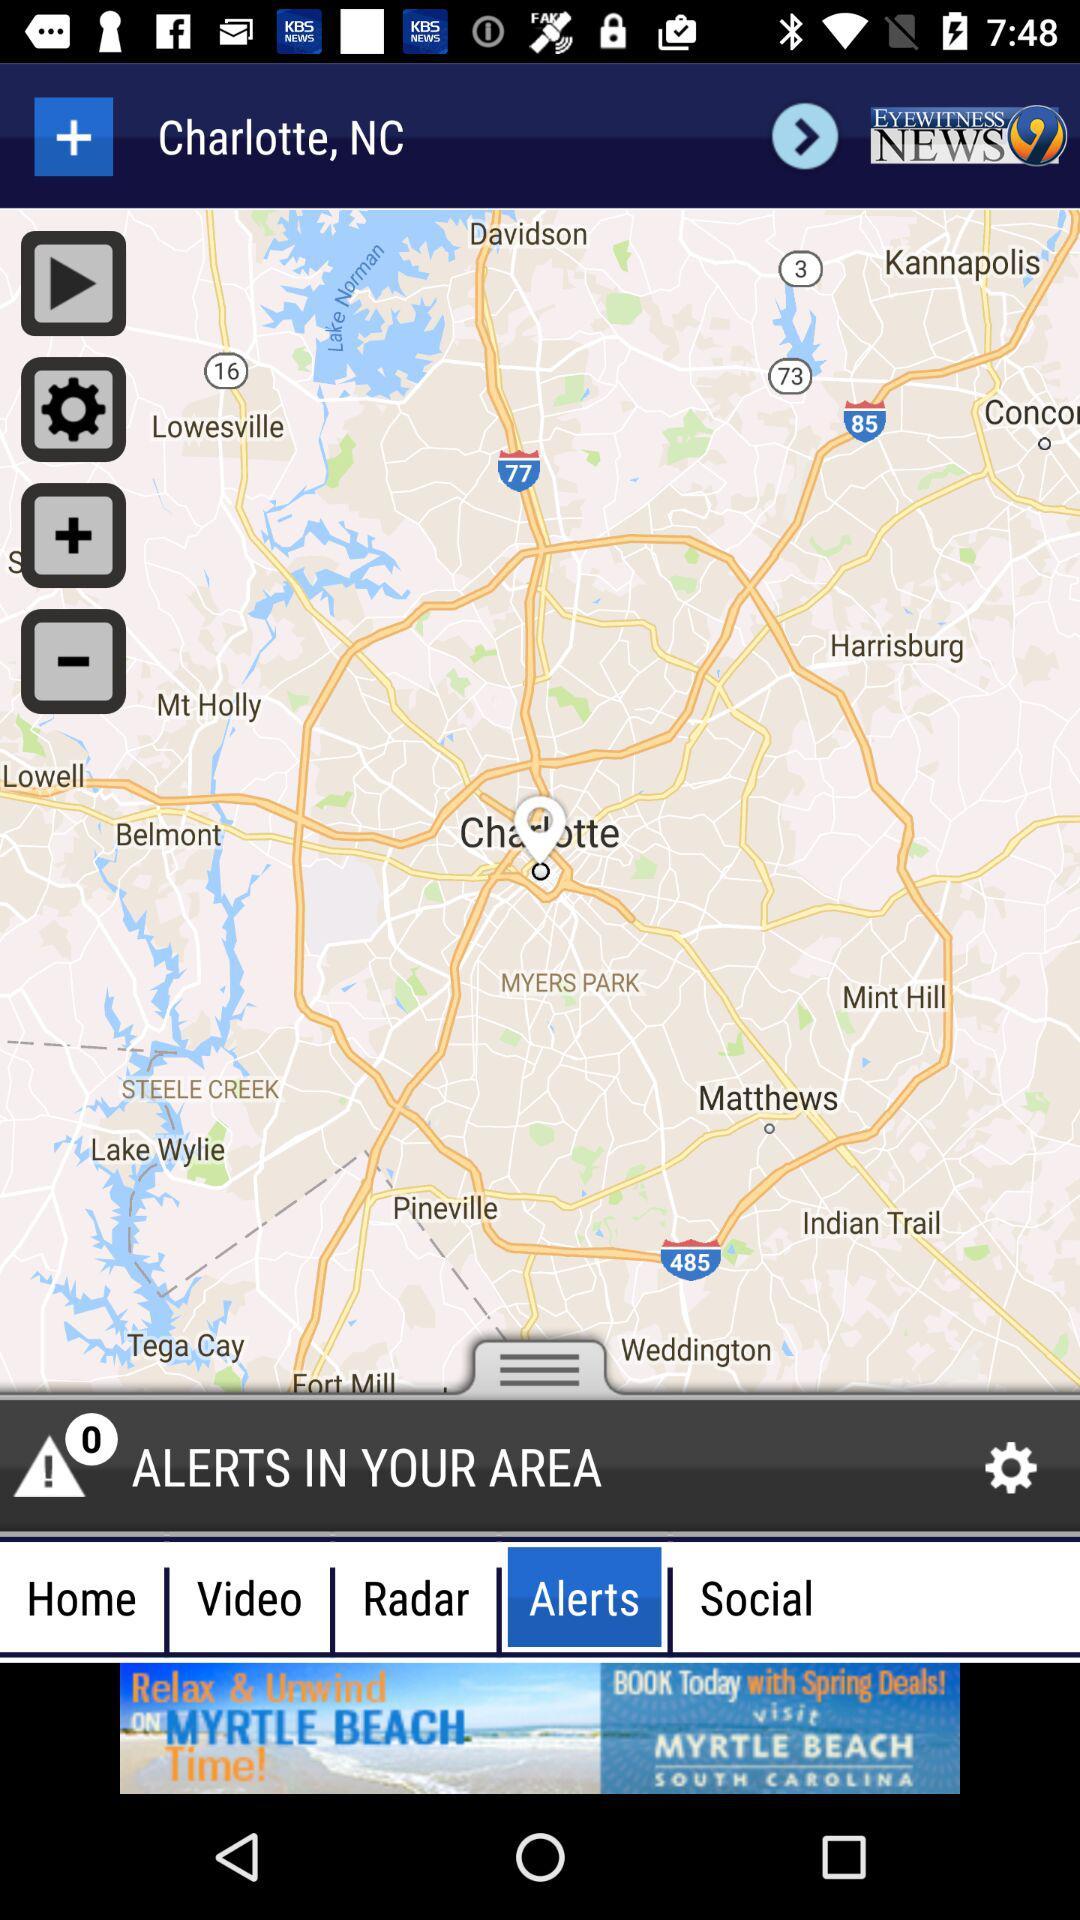  What do you see at coordinates (967, 135) in the screenshot?
I see `advertisement` at bounding box center [967, 135].